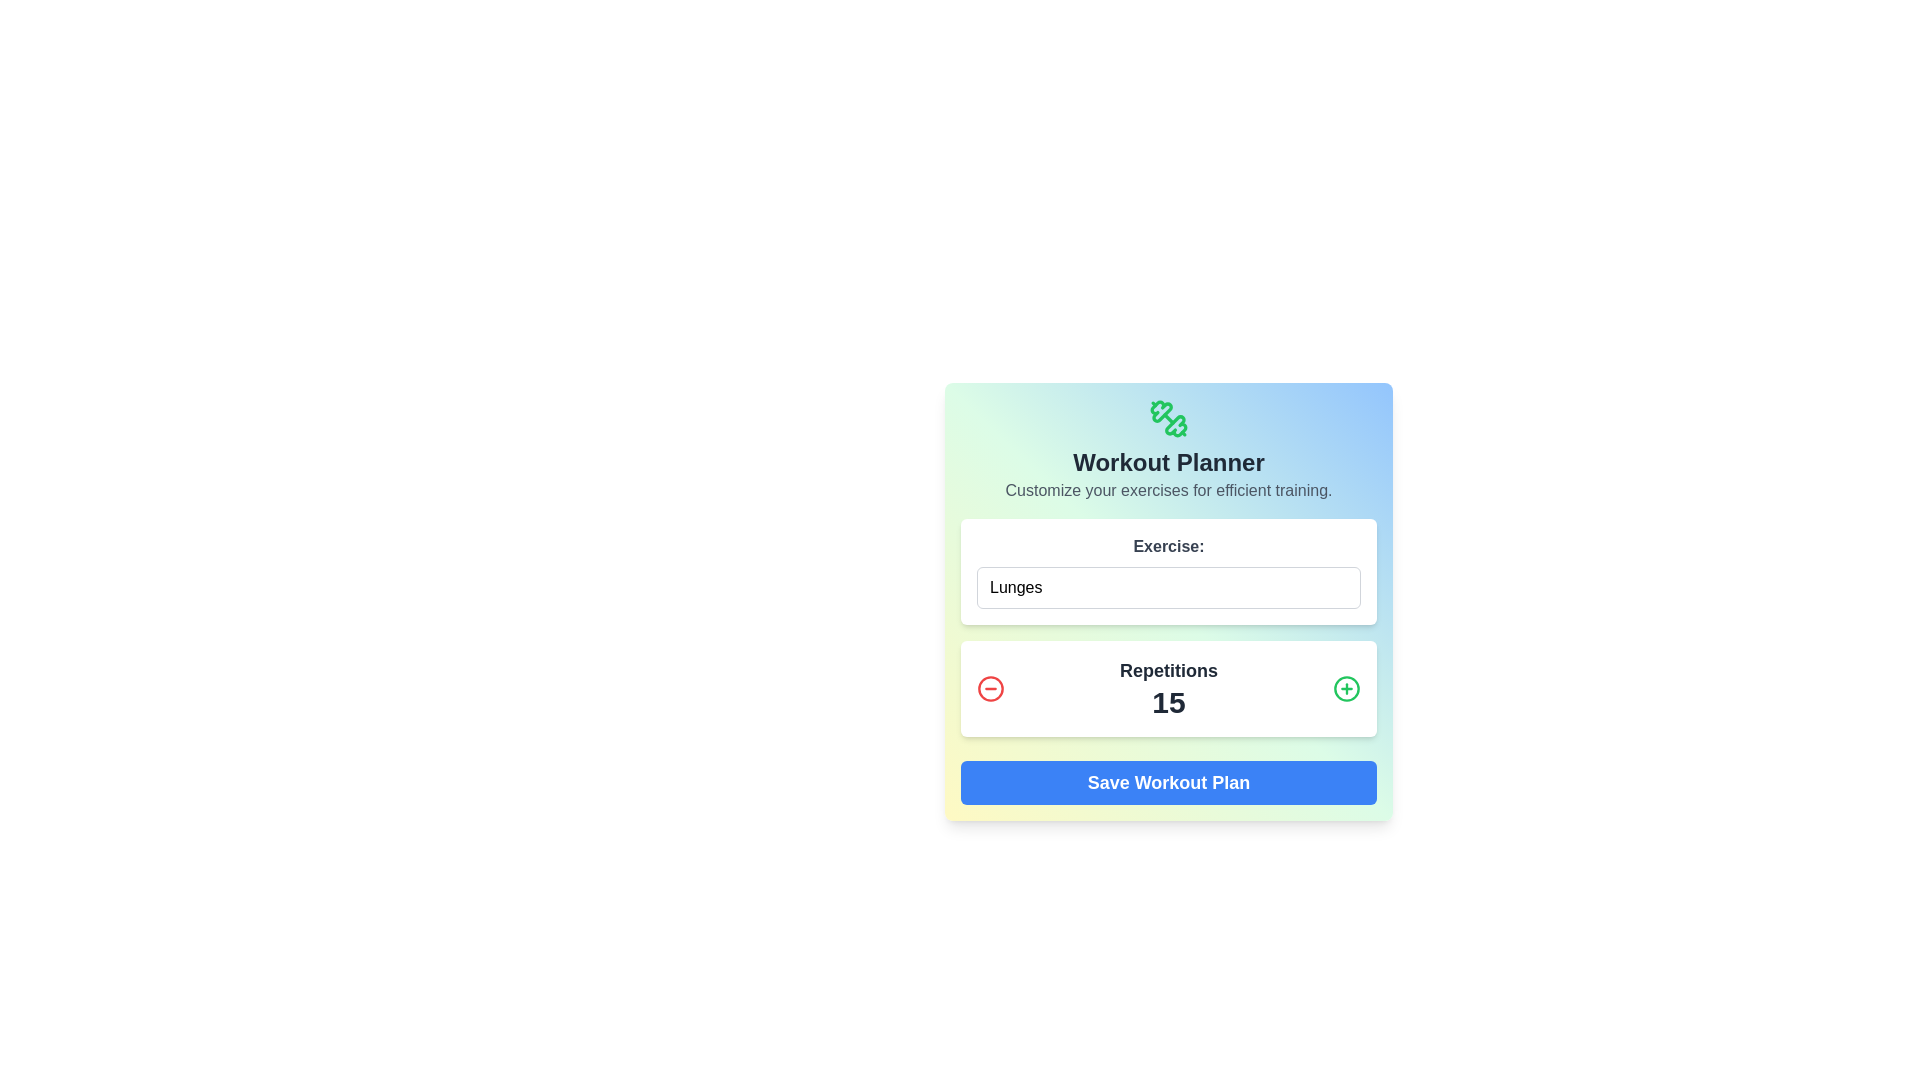 This screenshot has width=1920, height=1080. Describe the element at coordinates (1169, 462) in the screenshot. I see `the 'Workout Planner' text label, which is a bold, large font title in dark gray color, located at the top of the card interface below a green dumbbell icon` at that location.